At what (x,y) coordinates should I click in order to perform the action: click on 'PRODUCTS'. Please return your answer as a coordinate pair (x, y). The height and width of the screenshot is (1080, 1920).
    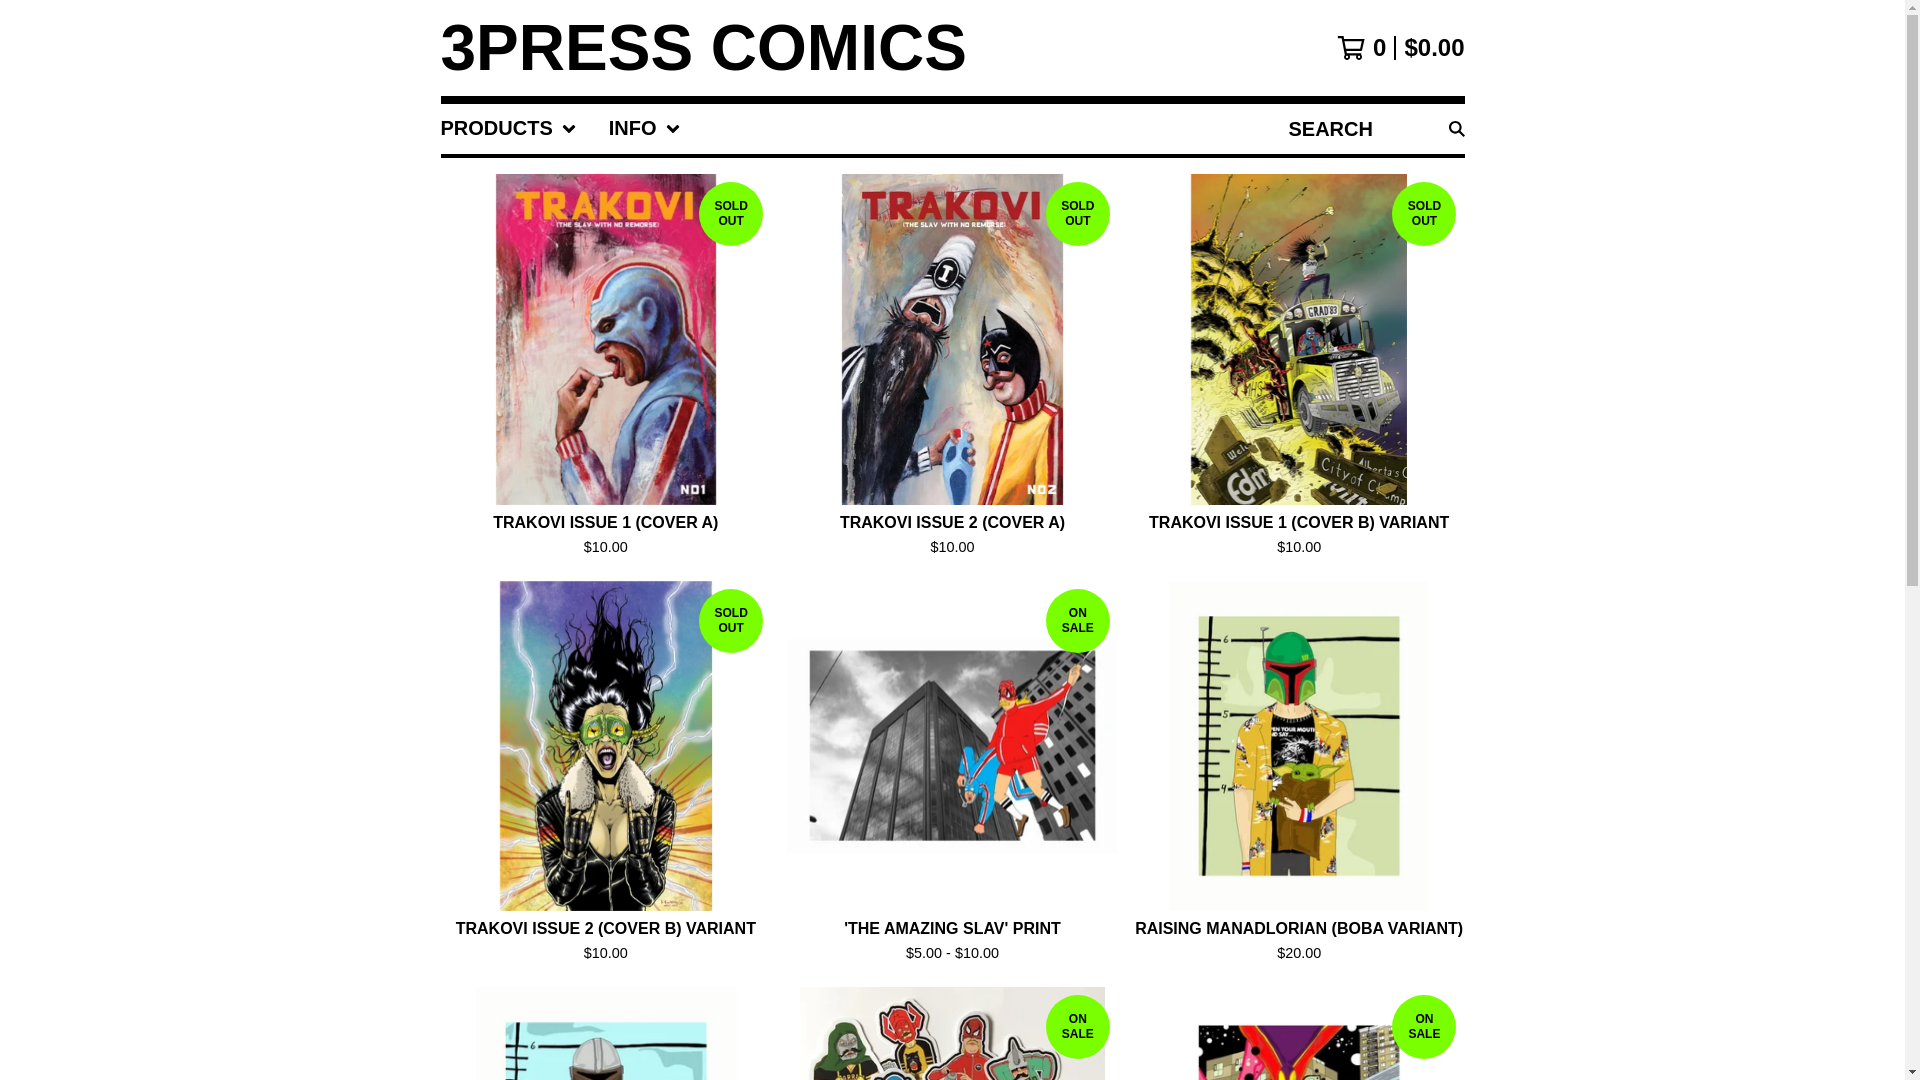
    Looking at the image, I should click on (508, 128).